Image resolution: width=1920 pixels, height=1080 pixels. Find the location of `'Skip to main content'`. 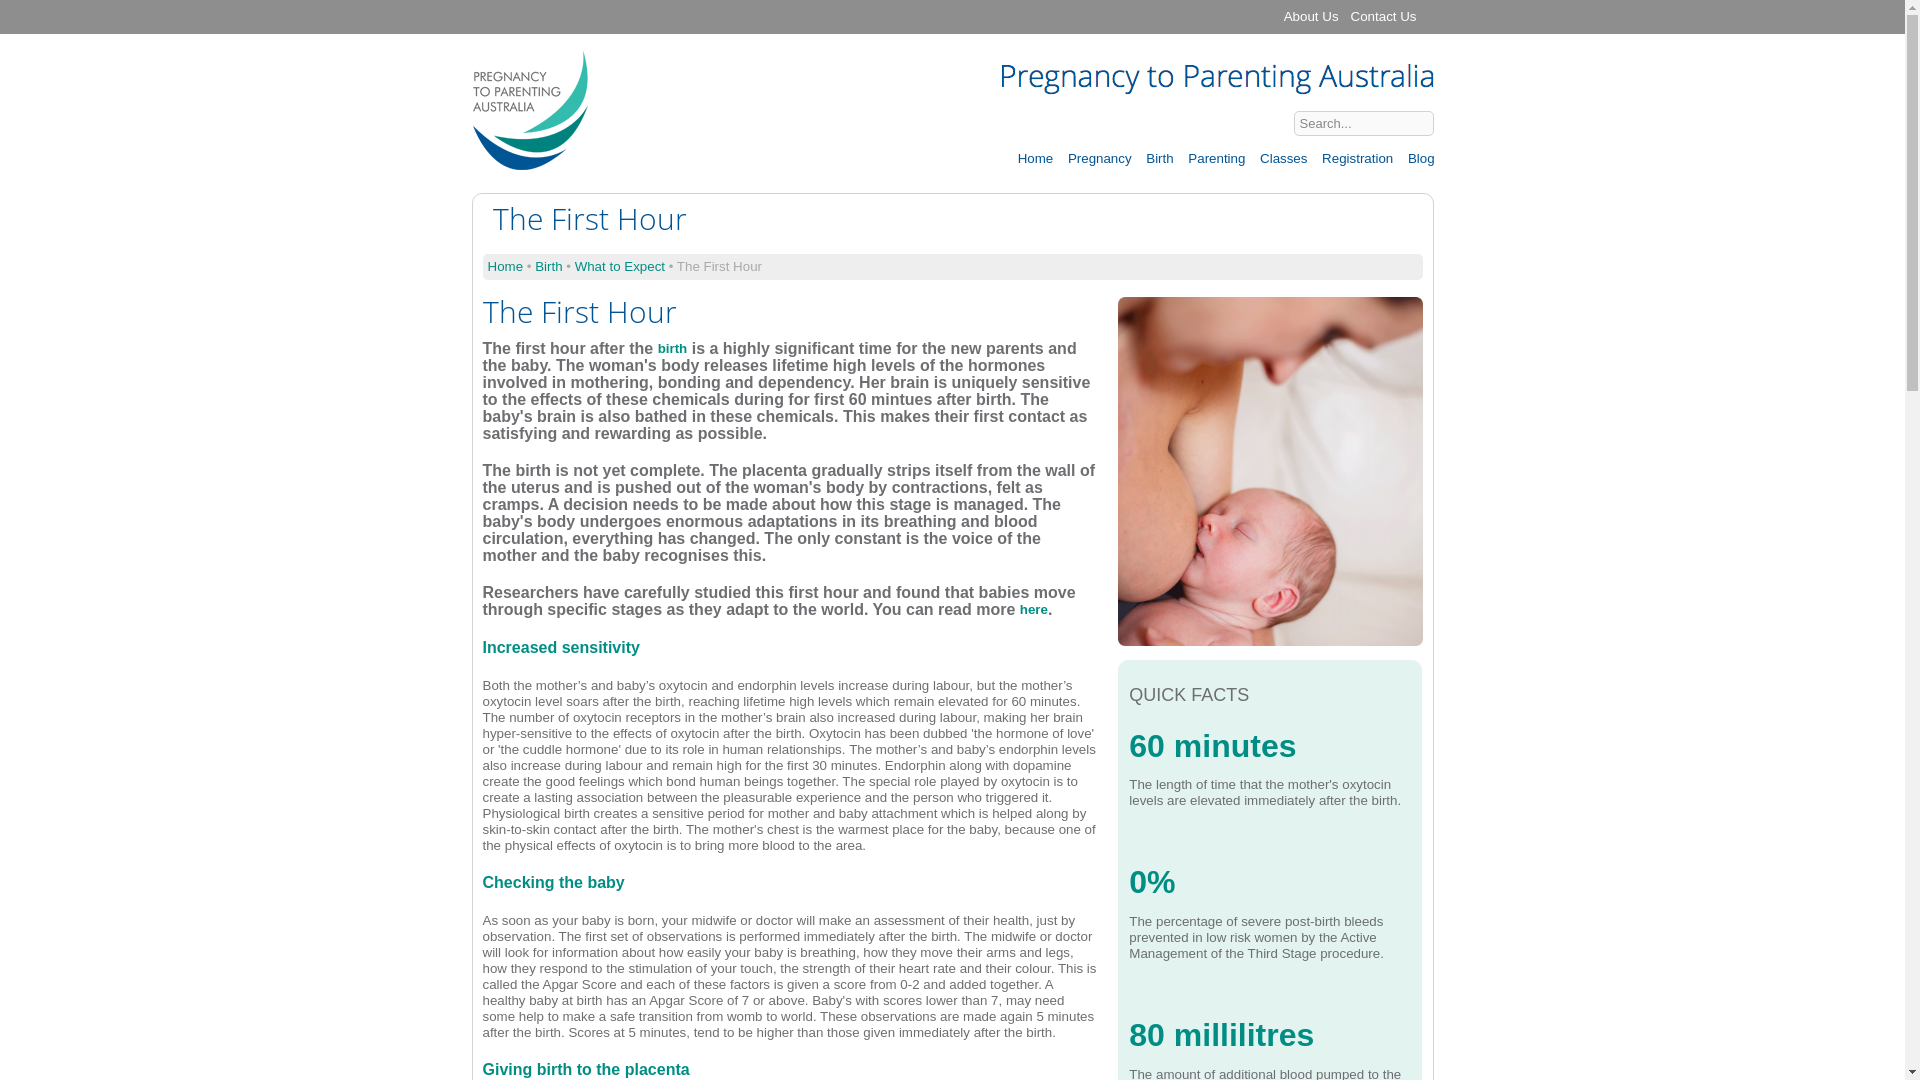

'Skip to main content' is located at coordinates (878, 2).